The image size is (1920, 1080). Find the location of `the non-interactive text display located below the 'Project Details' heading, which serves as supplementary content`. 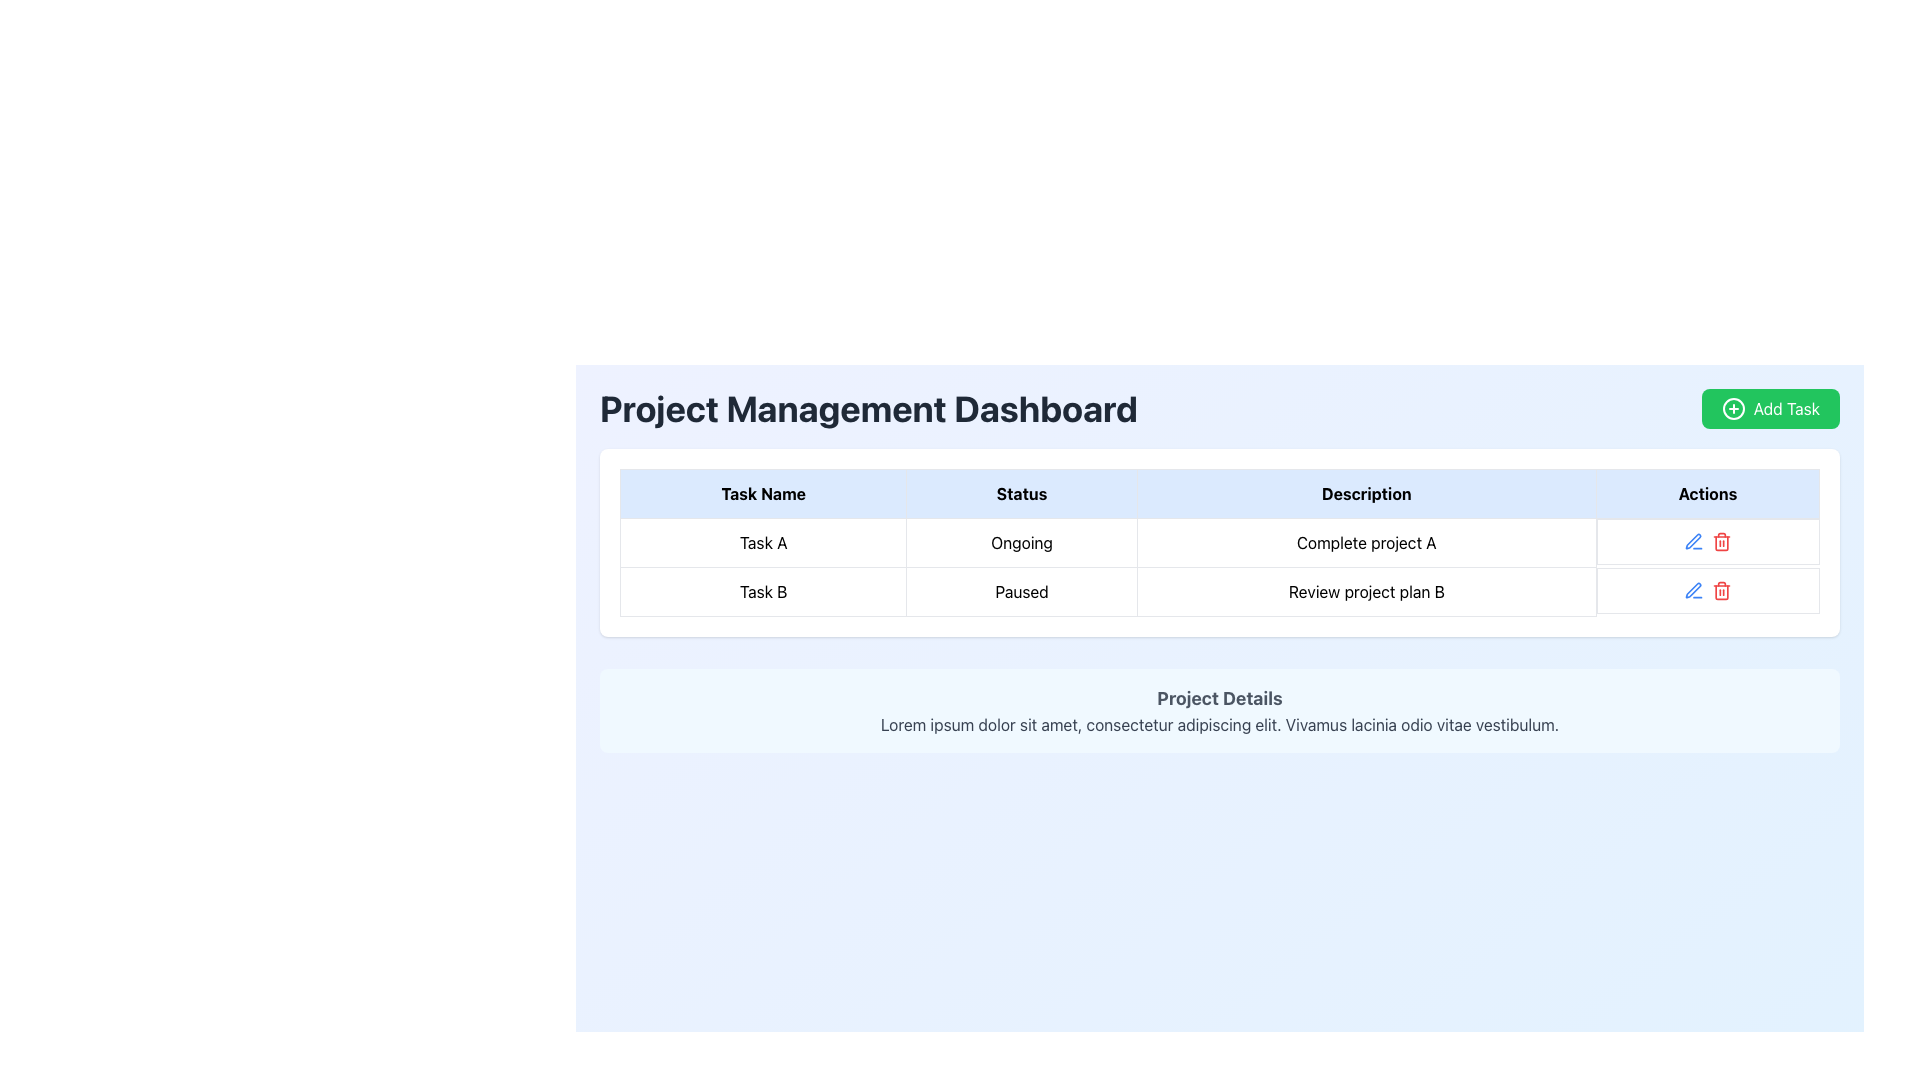

the non-interactive text display located below the 'Project Details' heading, which serves as supplementary content is located at coordinates (1218, 725).